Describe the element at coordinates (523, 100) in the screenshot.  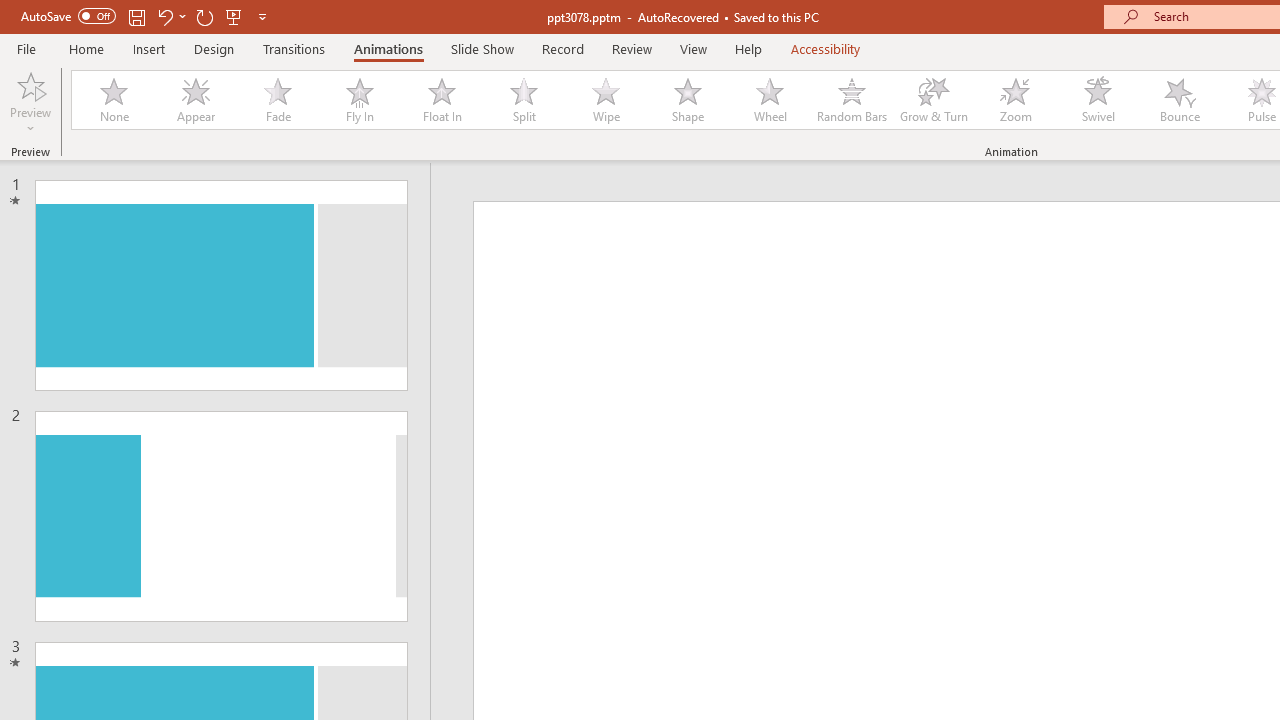
I see `'Split'` at that location.